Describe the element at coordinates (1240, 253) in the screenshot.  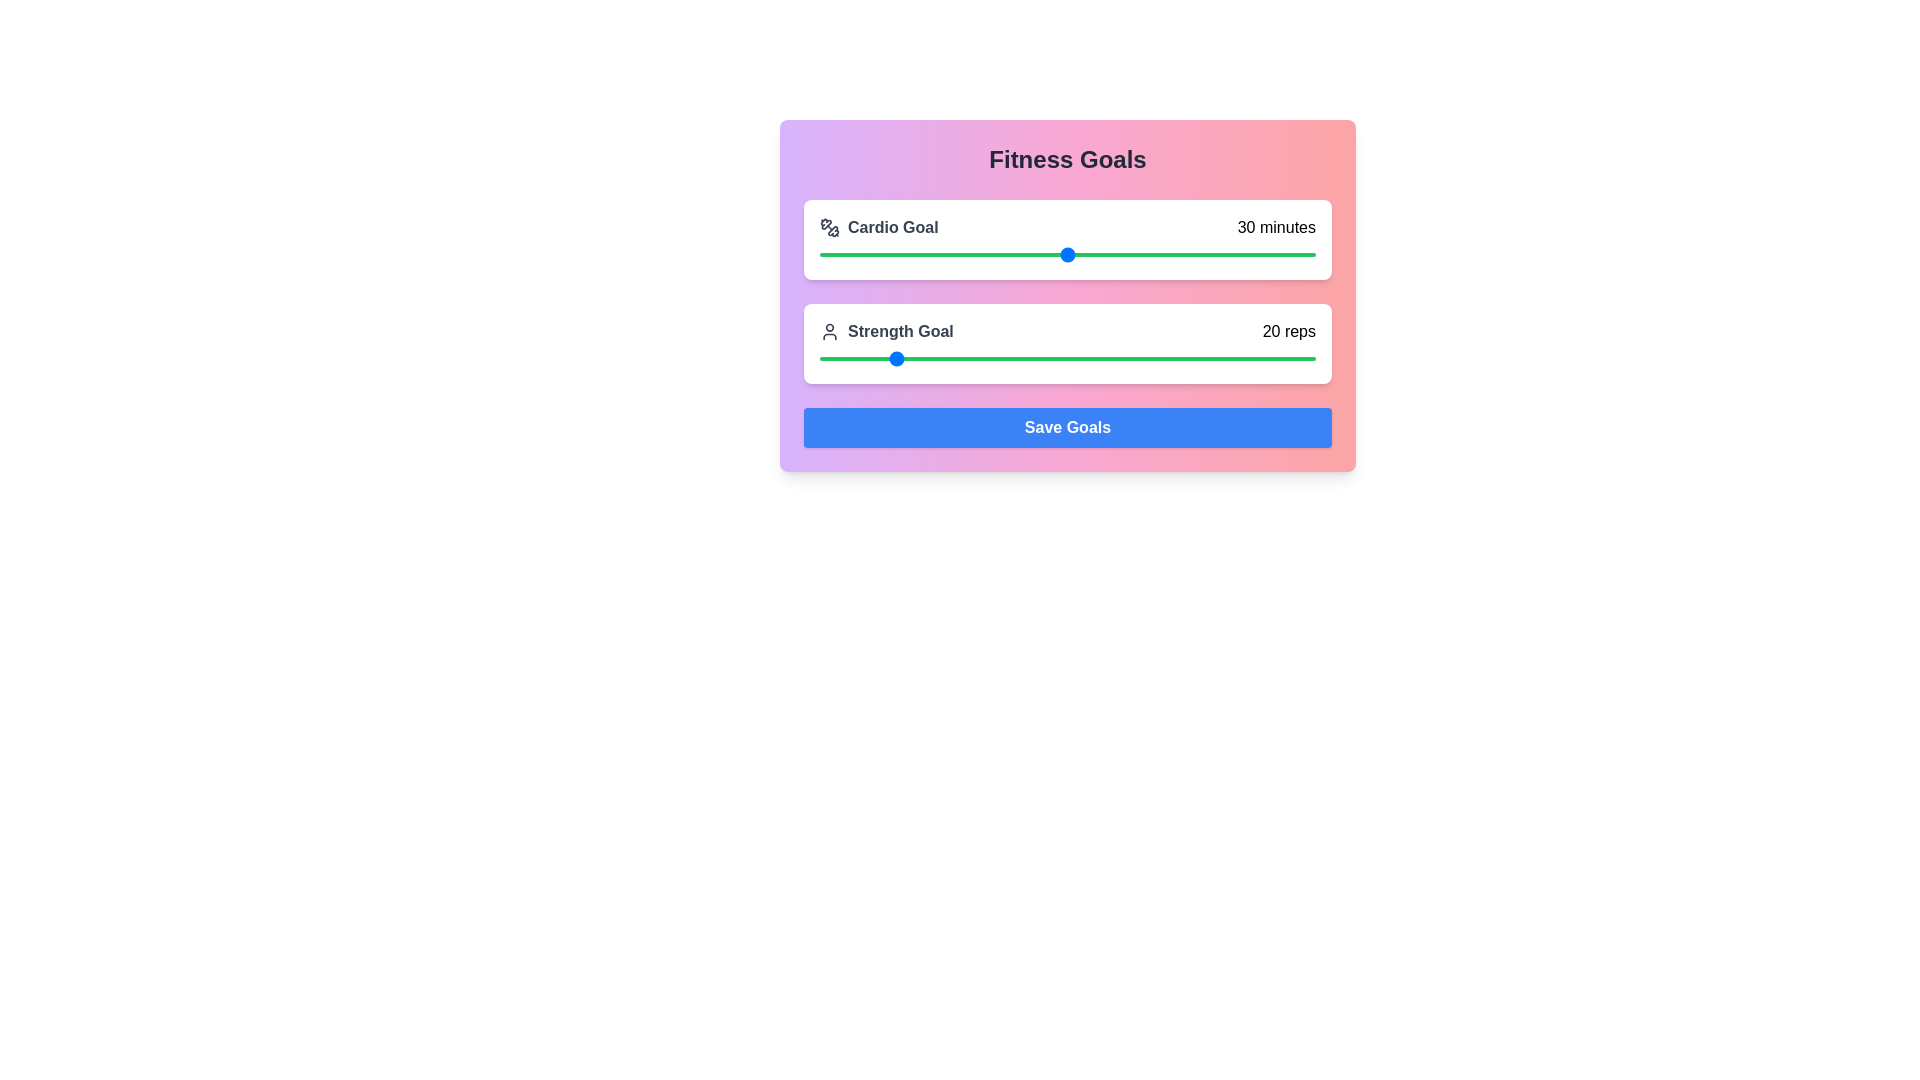
I see `the cardio goal` at that location.